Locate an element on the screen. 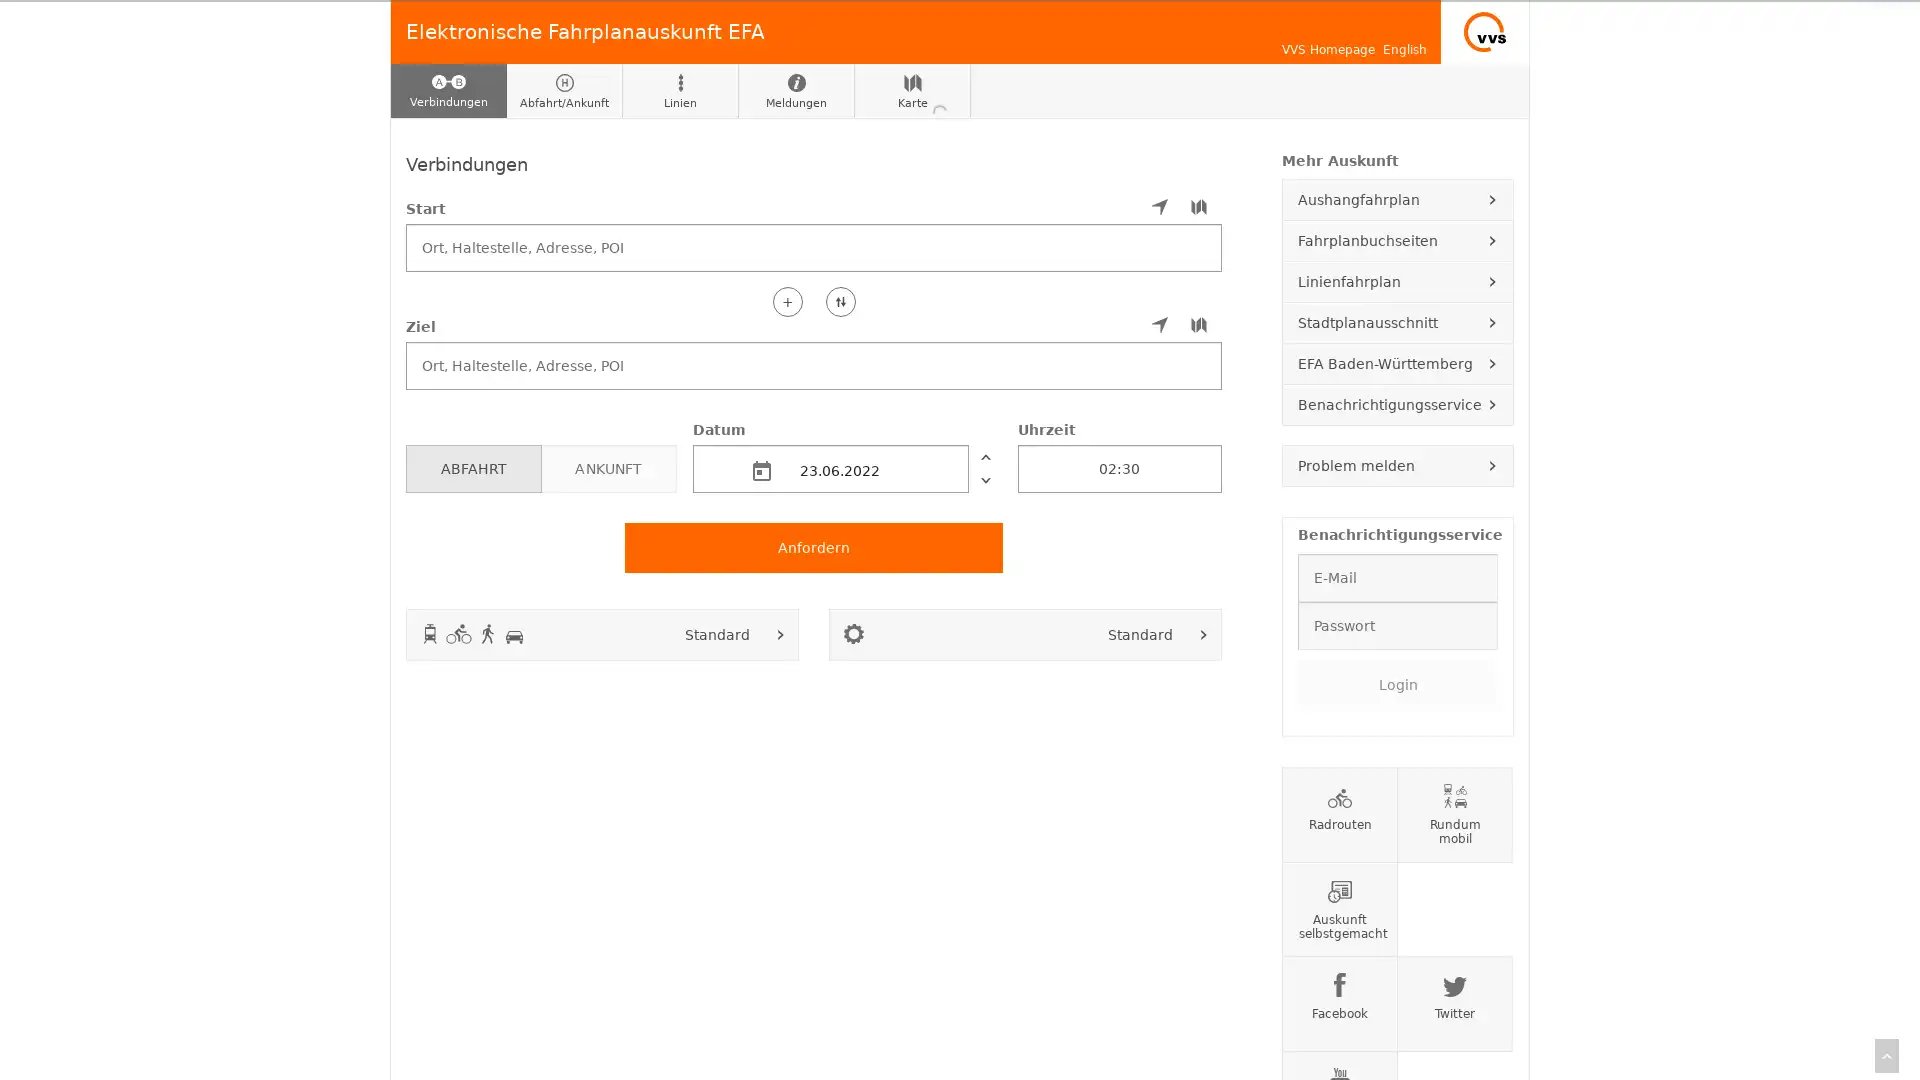 The width and height of the screenshot is (1920, 1080). ANKUNFT is located at coordinates (607, 467).